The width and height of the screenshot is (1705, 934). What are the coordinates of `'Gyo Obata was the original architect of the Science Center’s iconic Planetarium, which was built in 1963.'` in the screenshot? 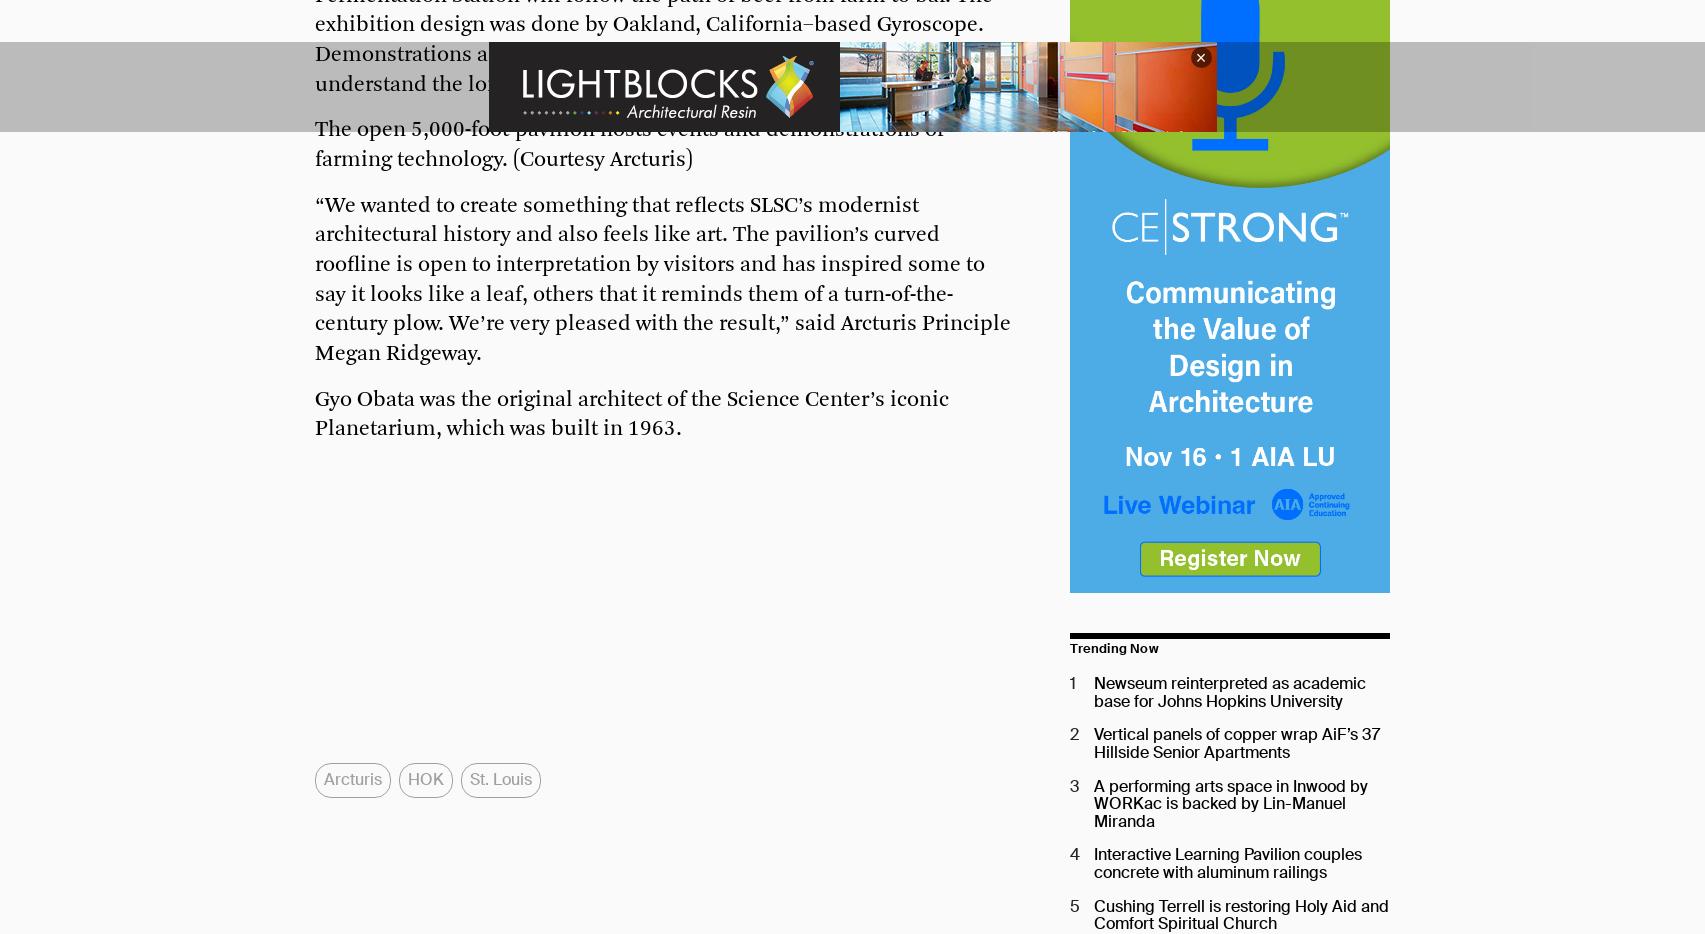 It's located at (631, 413).